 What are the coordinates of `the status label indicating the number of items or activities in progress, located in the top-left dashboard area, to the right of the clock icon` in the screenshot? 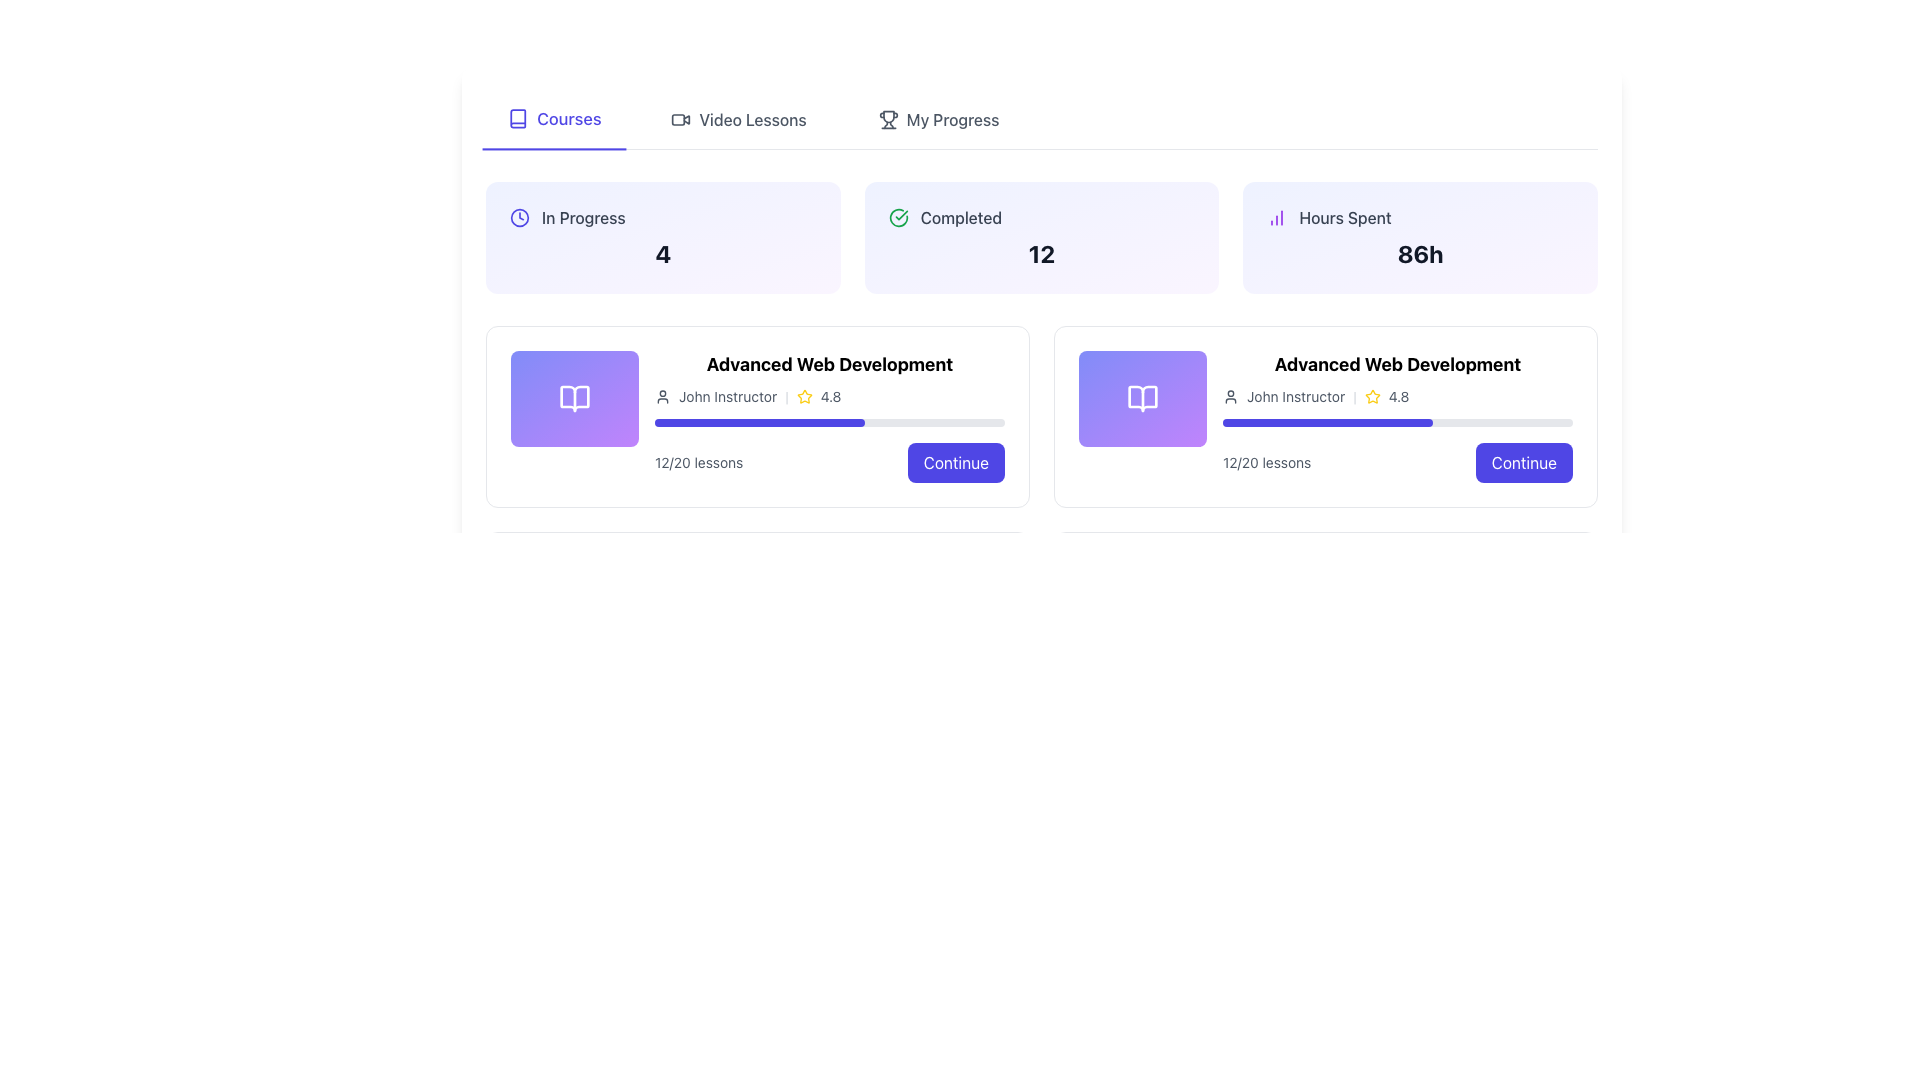 It's located at (582, 218).